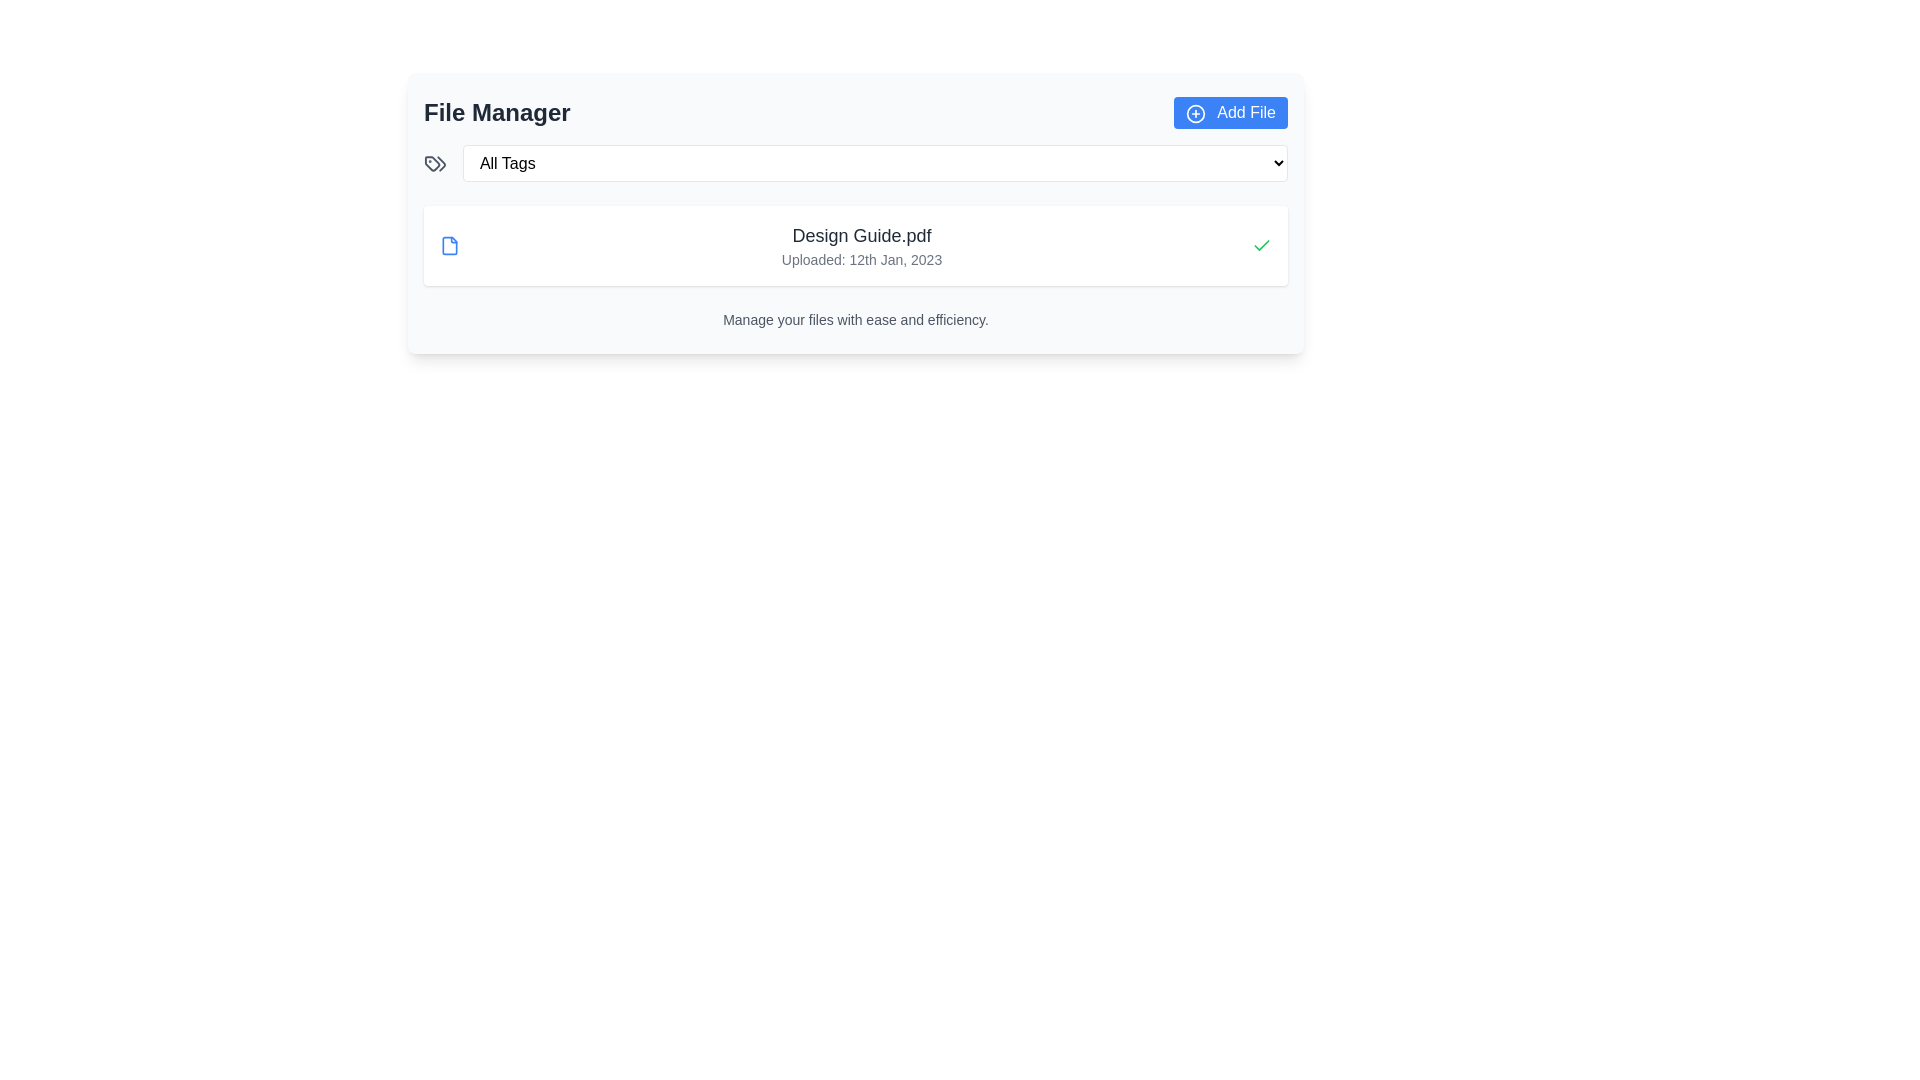 This screenshot has width=1920, height=1080. I want to click on the 'All Tags' dropdown selector located in the top section of the file management interface, so click(875, 162).